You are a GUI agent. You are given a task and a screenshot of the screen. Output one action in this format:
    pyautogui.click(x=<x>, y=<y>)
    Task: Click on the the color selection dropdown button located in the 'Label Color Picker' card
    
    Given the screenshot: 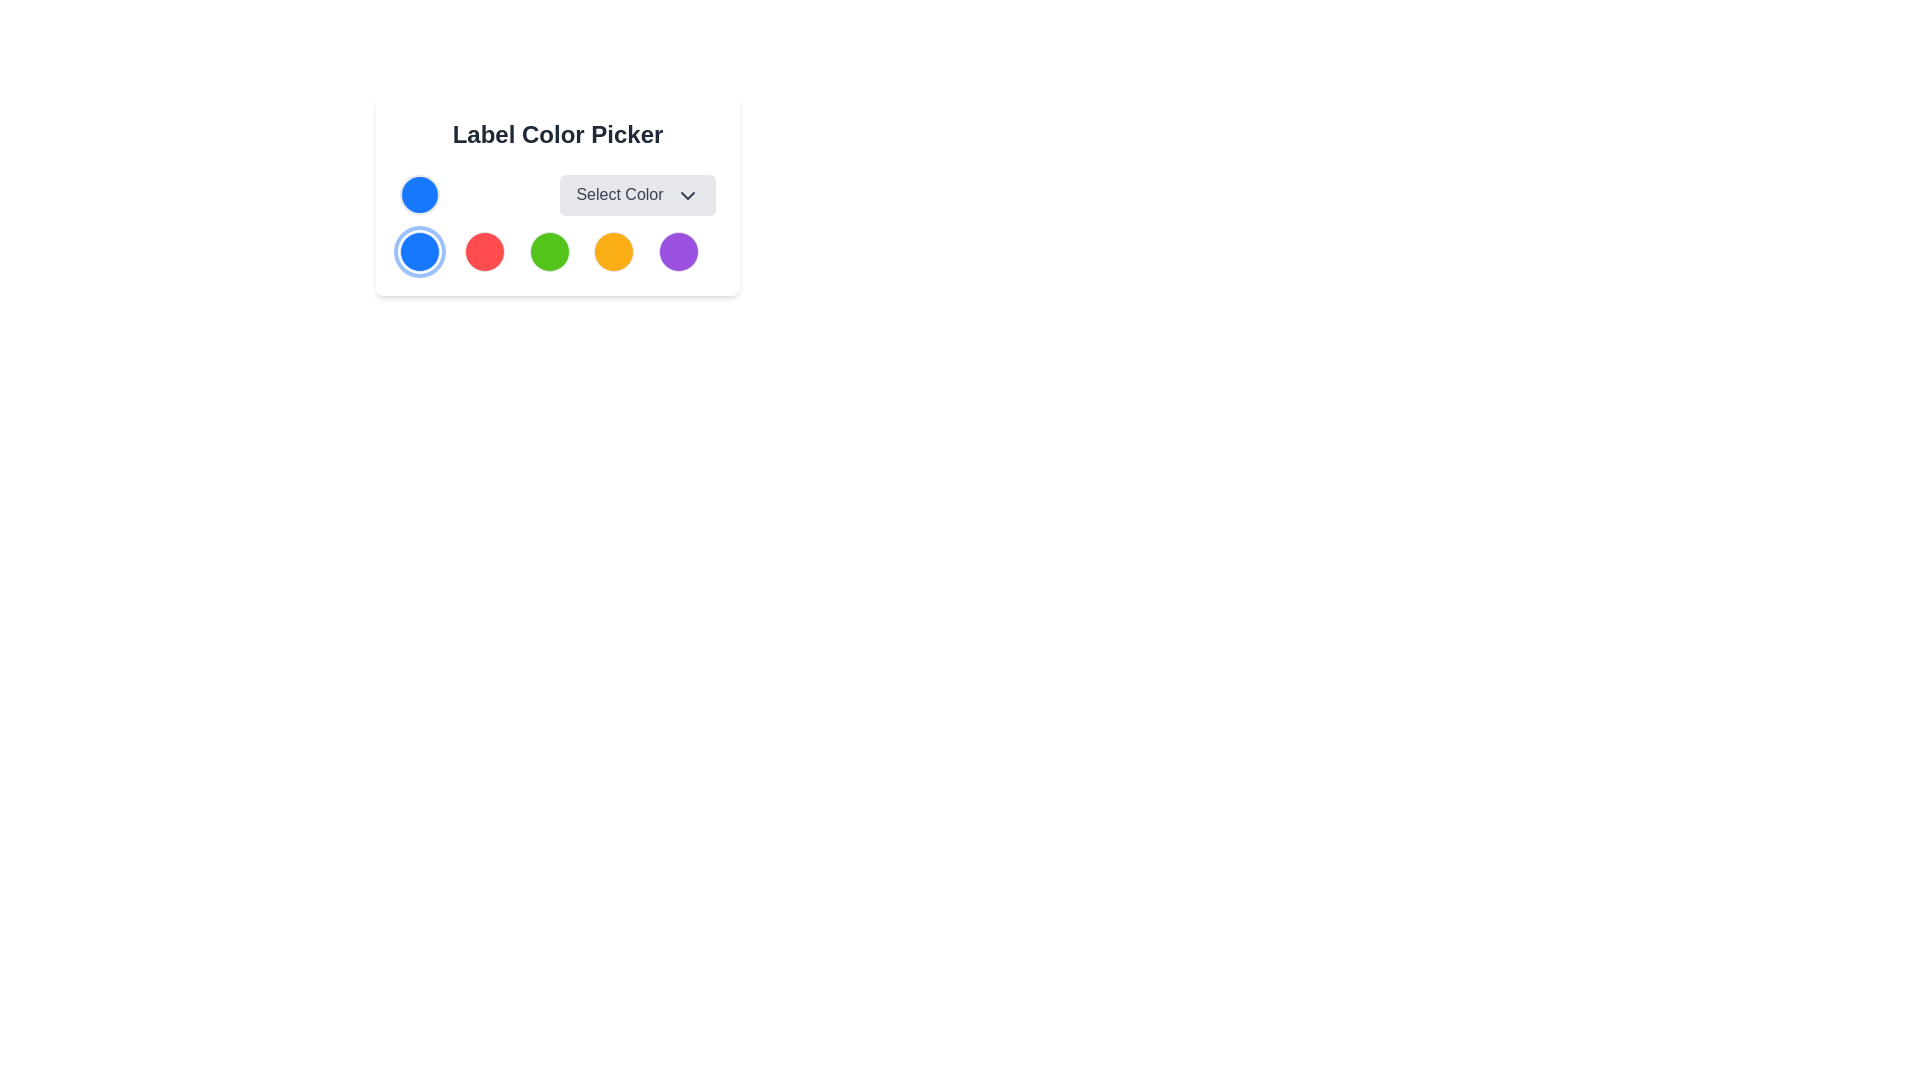 What is the action you would take?
    pyautogui.click(x=557, y=195)
    